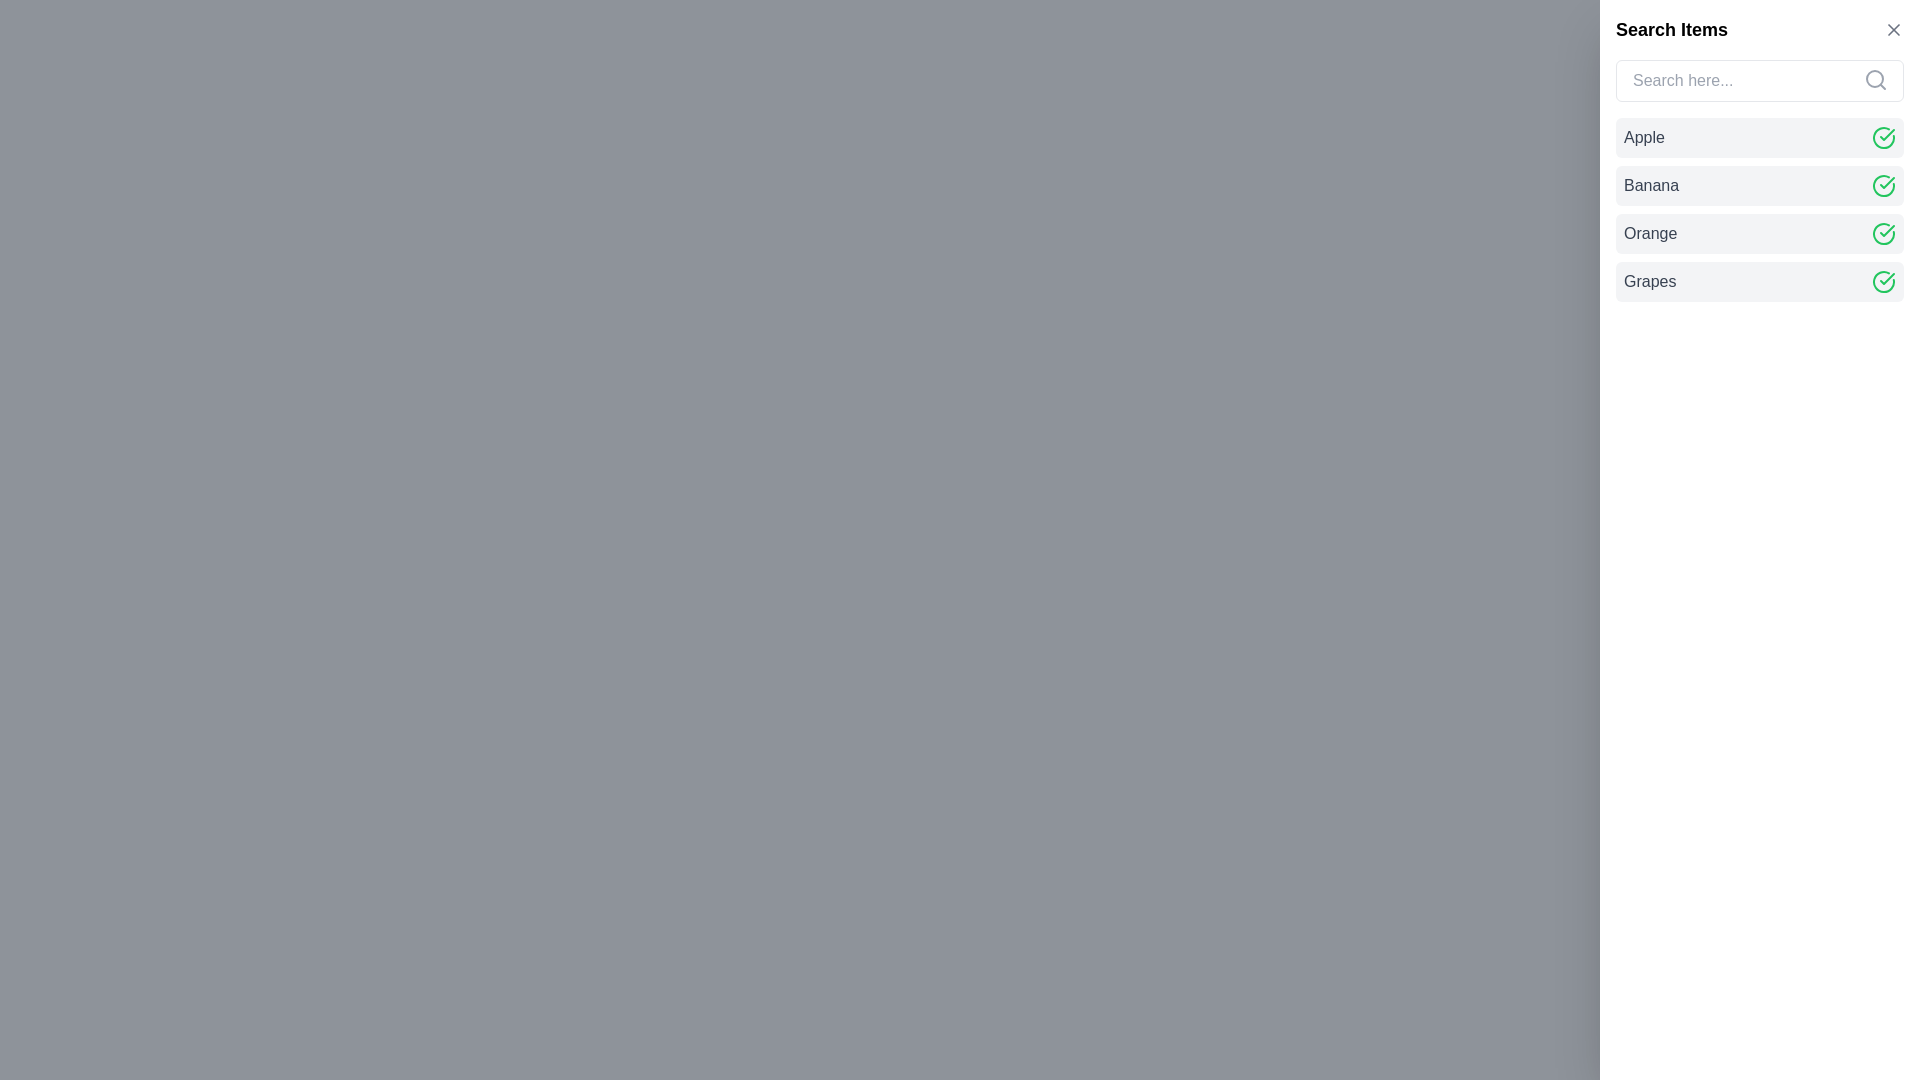 The height and width of the screenshot is (1080, 1920). Describe the element at coordinates (1760, 209) in the screenshot. I see `the list item labeled 'Banana'` at that location.